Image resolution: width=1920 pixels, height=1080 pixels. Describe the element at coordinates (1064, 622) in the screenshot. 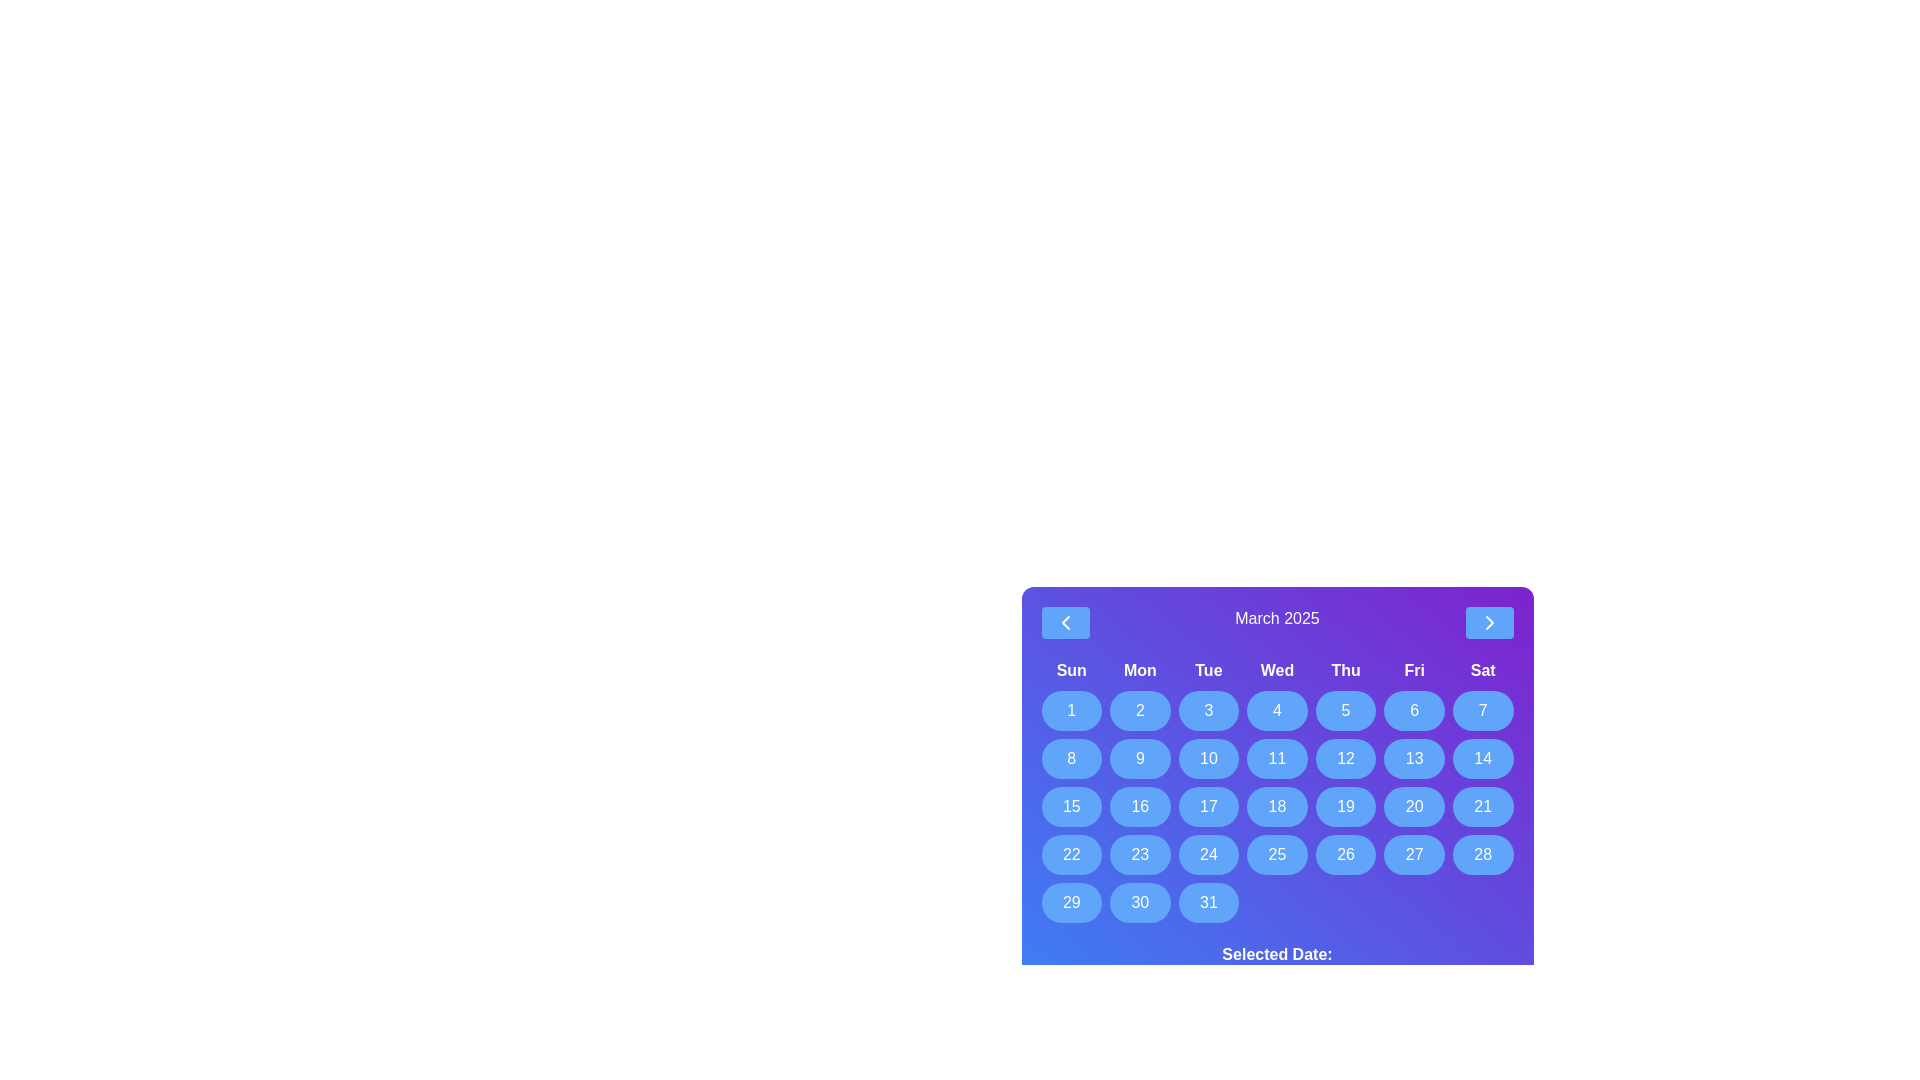

I see `the button located in the top-left corner of the calendar interface, left of the text 'March 2025'` at that location.